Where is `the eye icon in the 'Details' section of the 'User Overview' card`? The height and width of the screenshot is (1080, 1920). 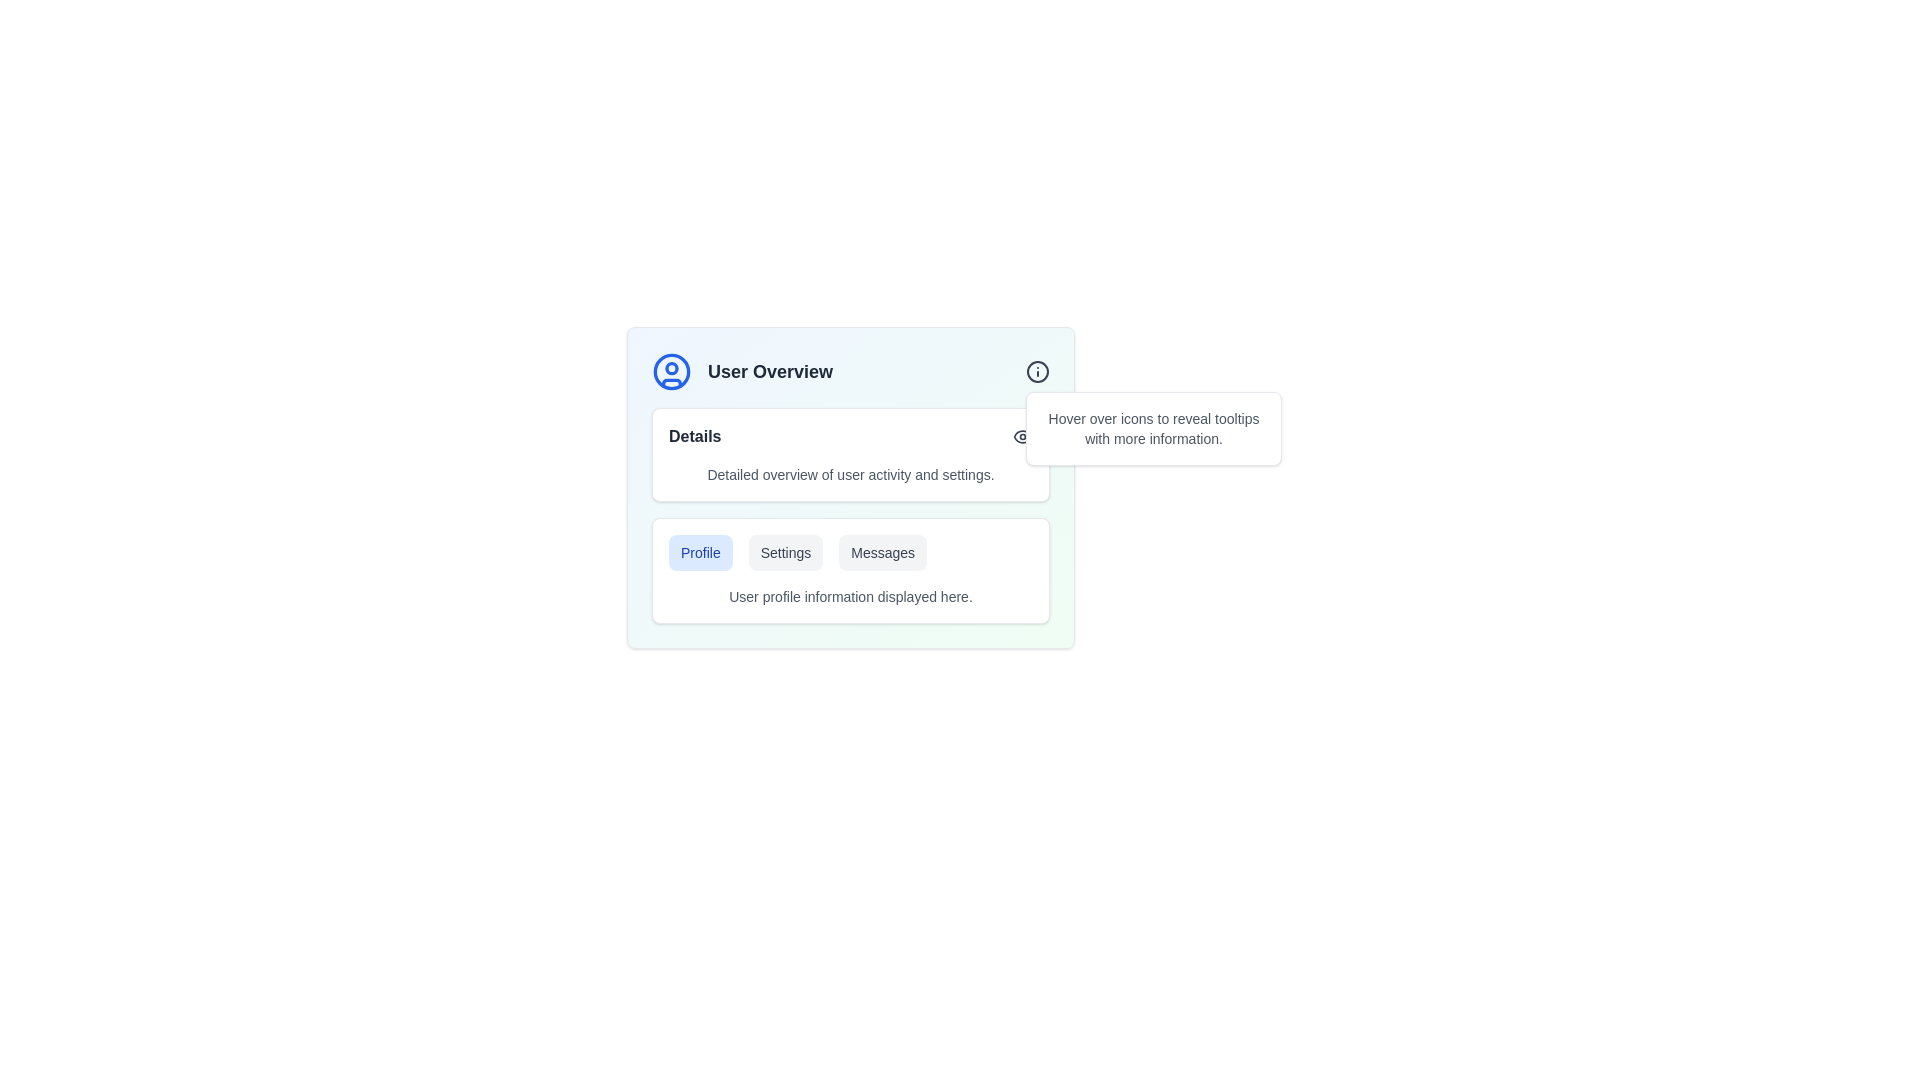
the eye icon in the 'Details' section of the 'User Overview' card is located at coordinates (1022, 435).